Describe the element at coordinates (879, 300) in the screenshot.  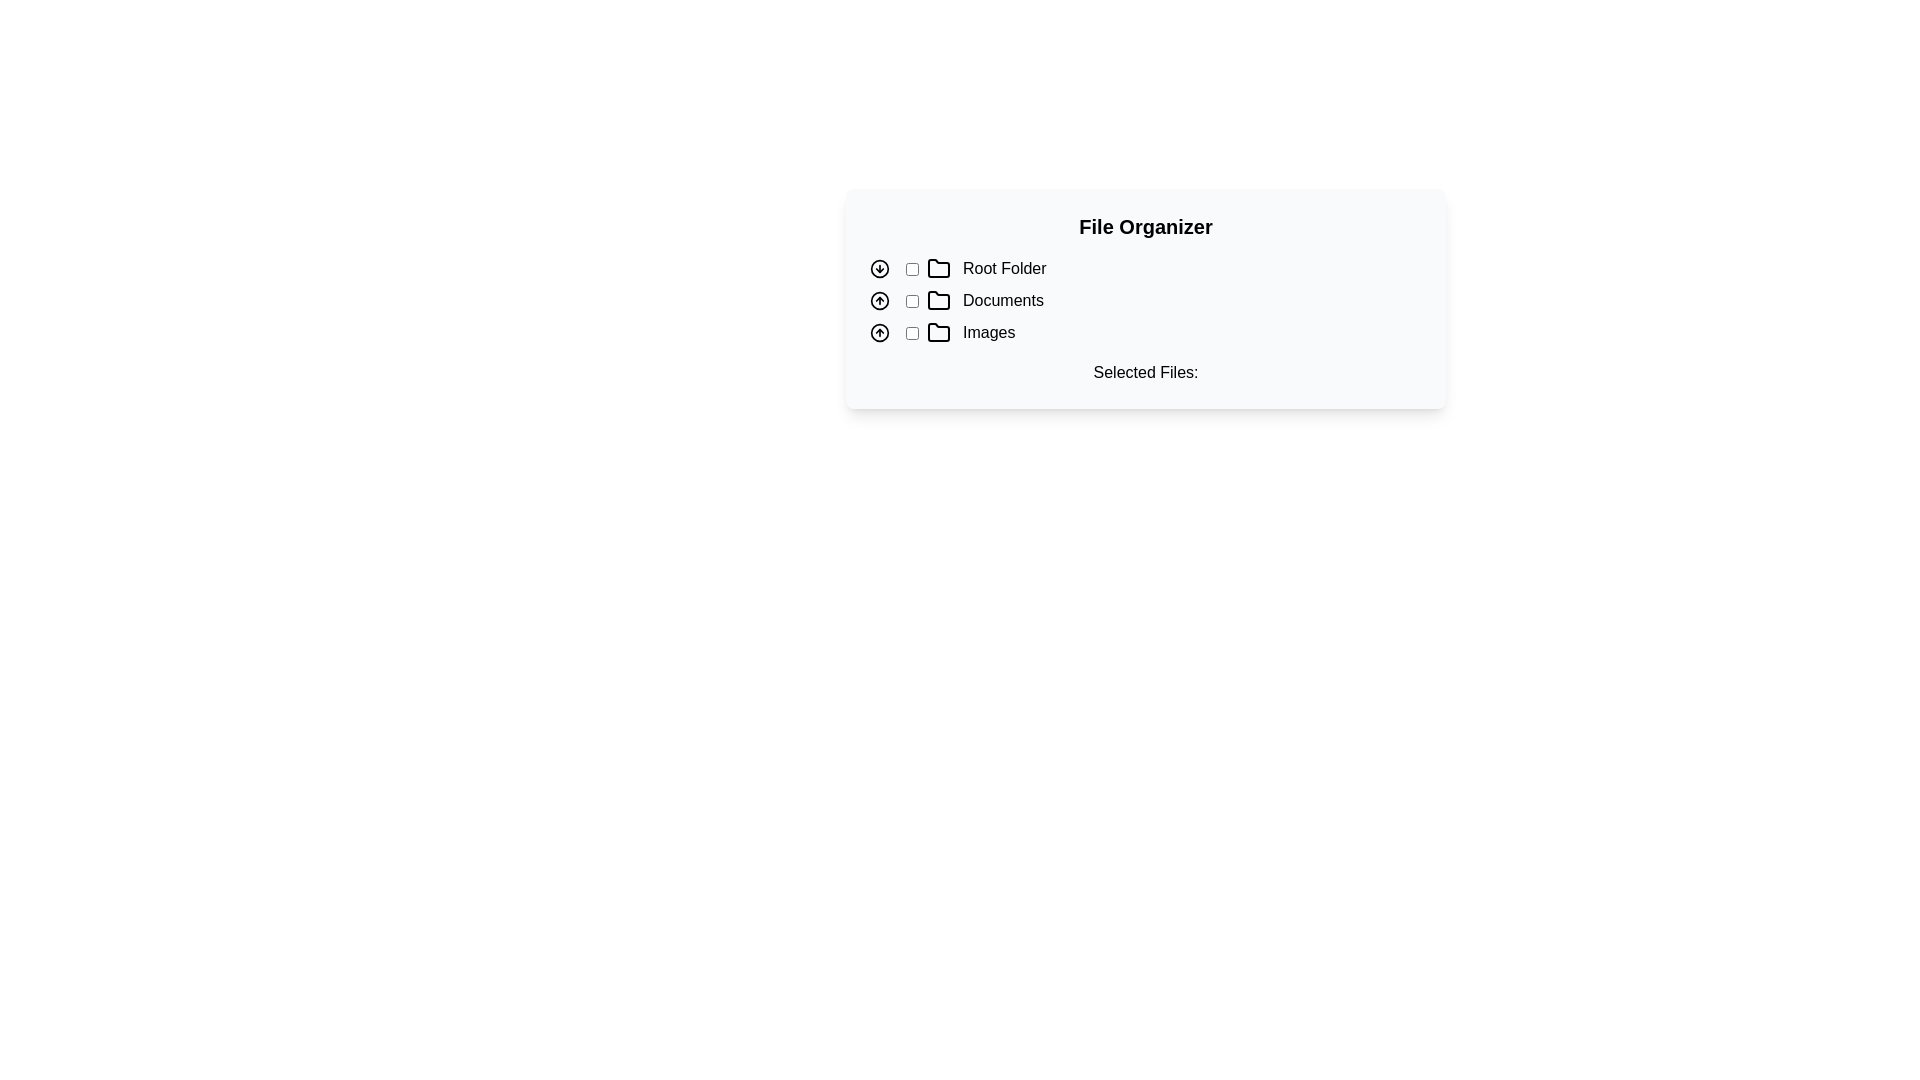
I see `the first graphical icon in the 'Documents' row` at that location.